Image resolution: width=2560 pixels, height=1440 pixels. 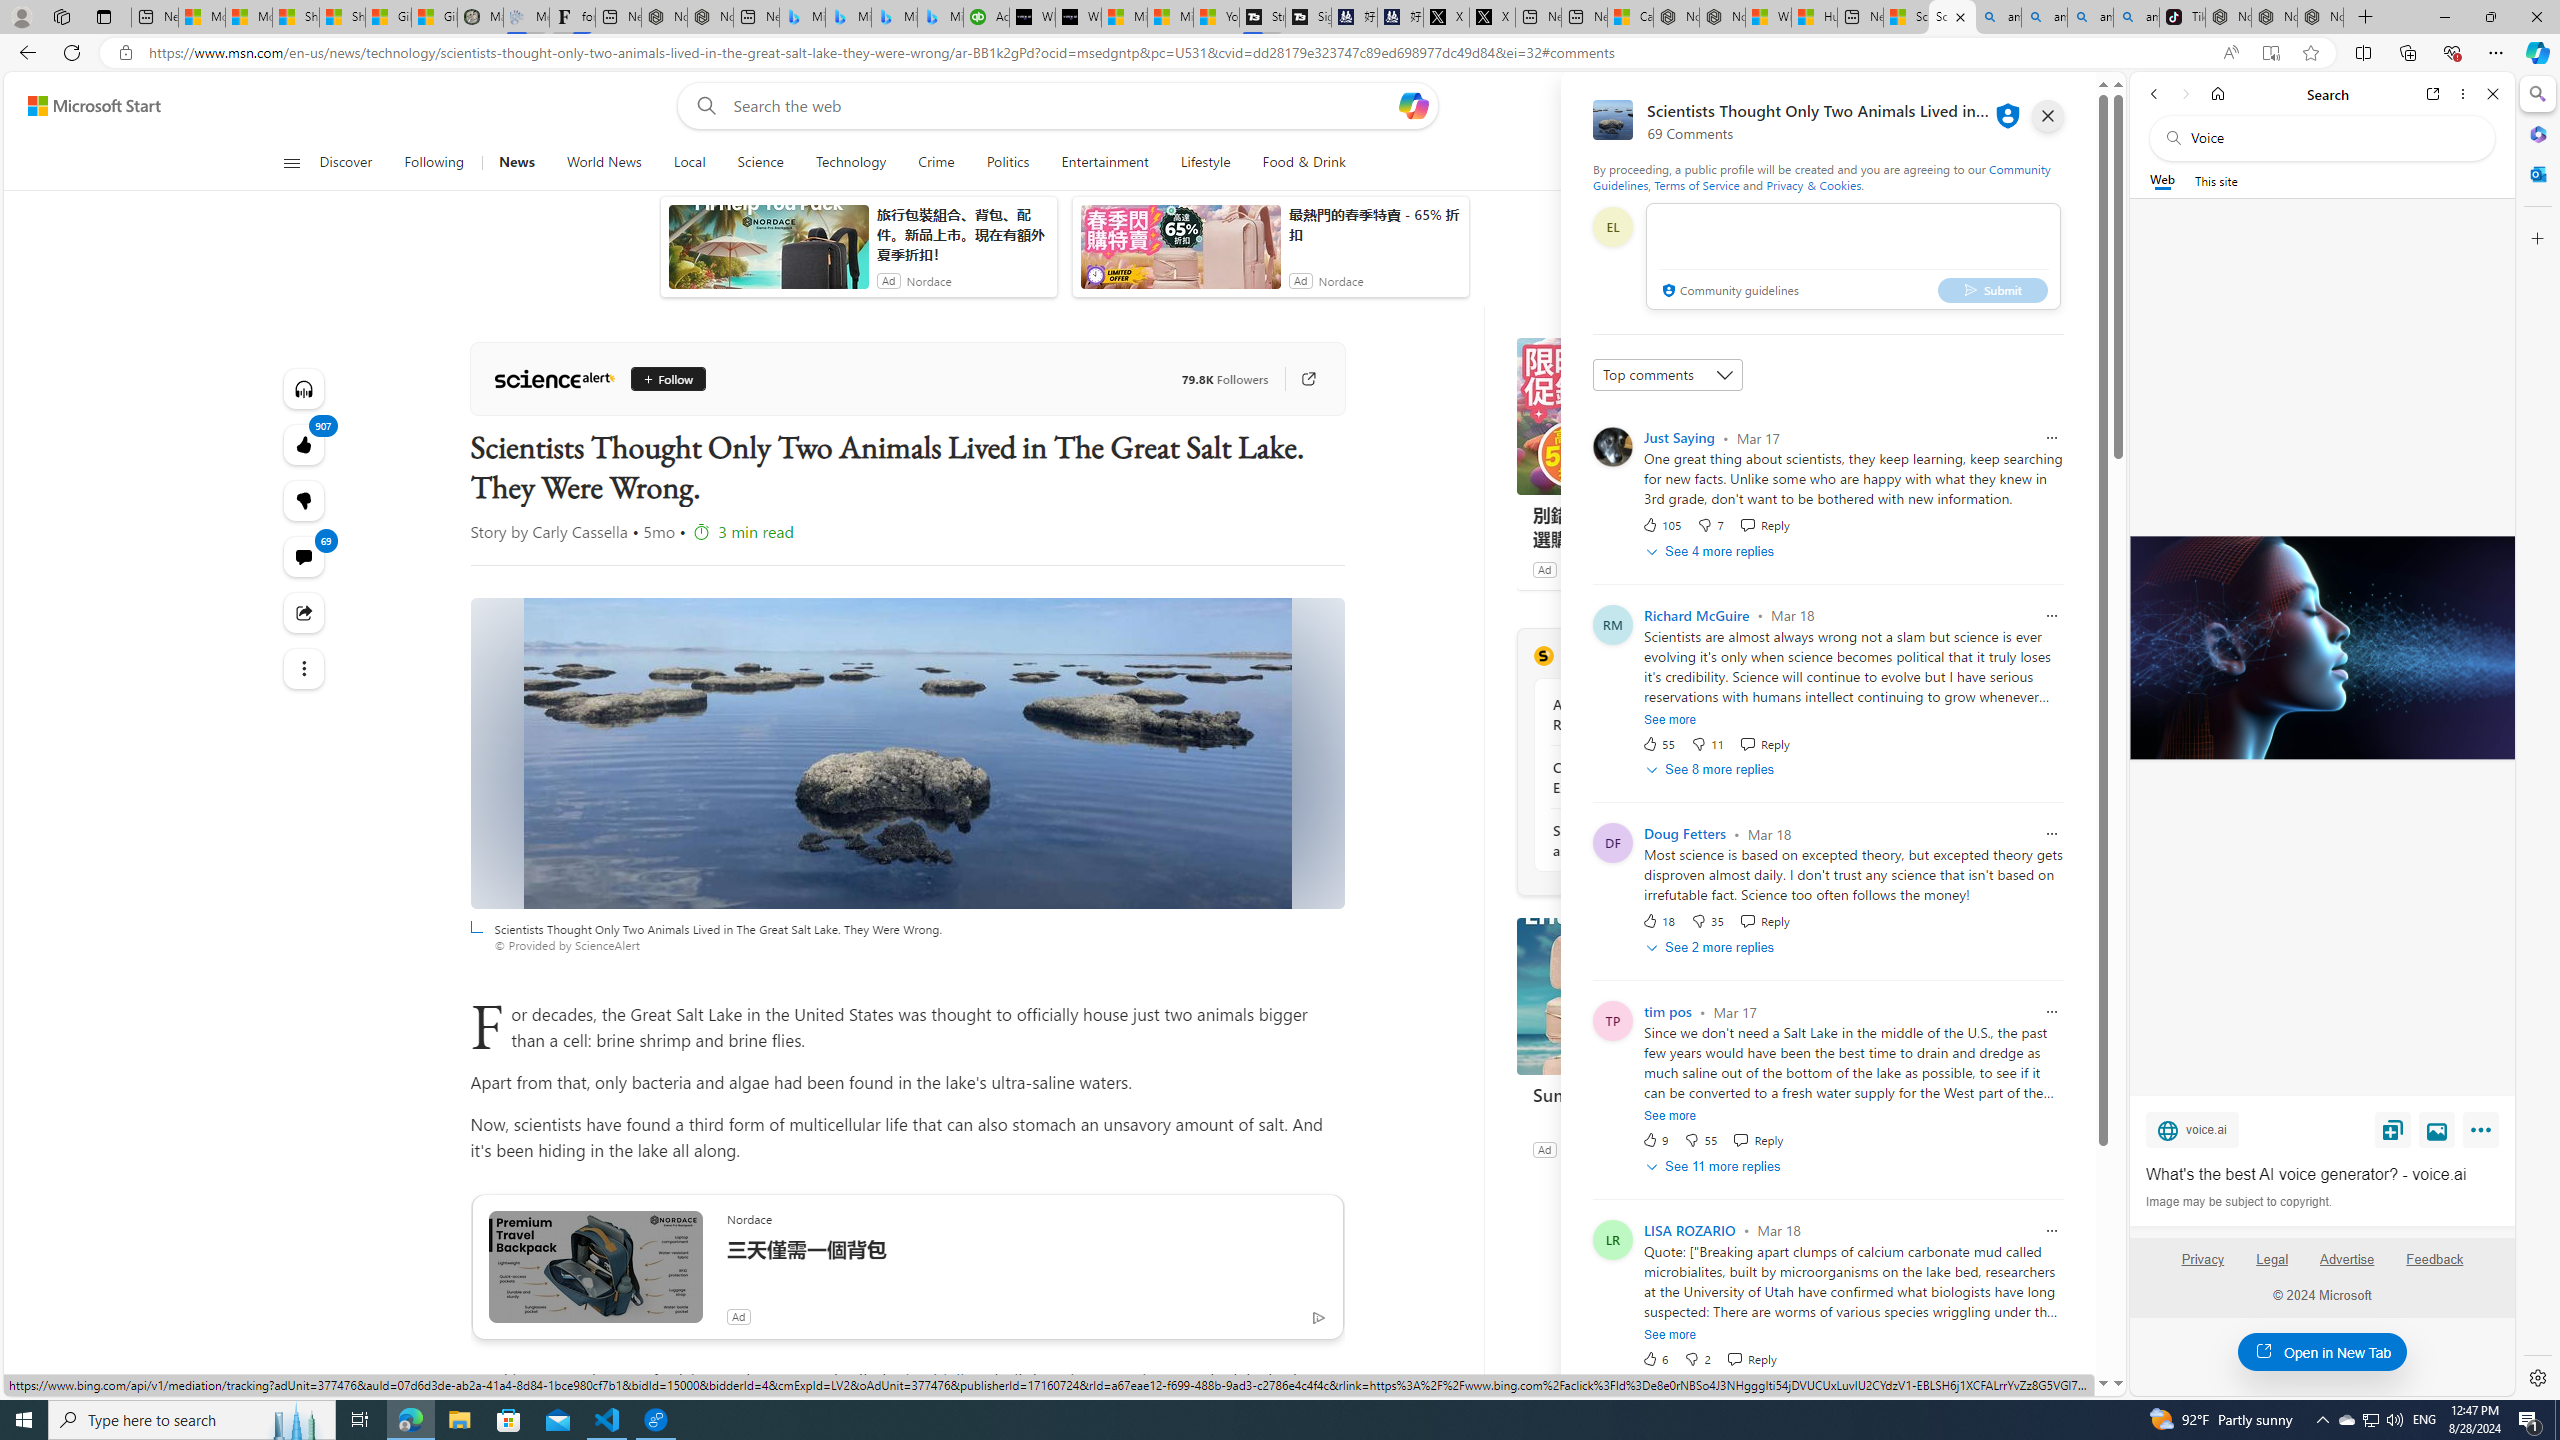 I want to click on 'Privacy & Cookies', so click(x=1813, y=184).